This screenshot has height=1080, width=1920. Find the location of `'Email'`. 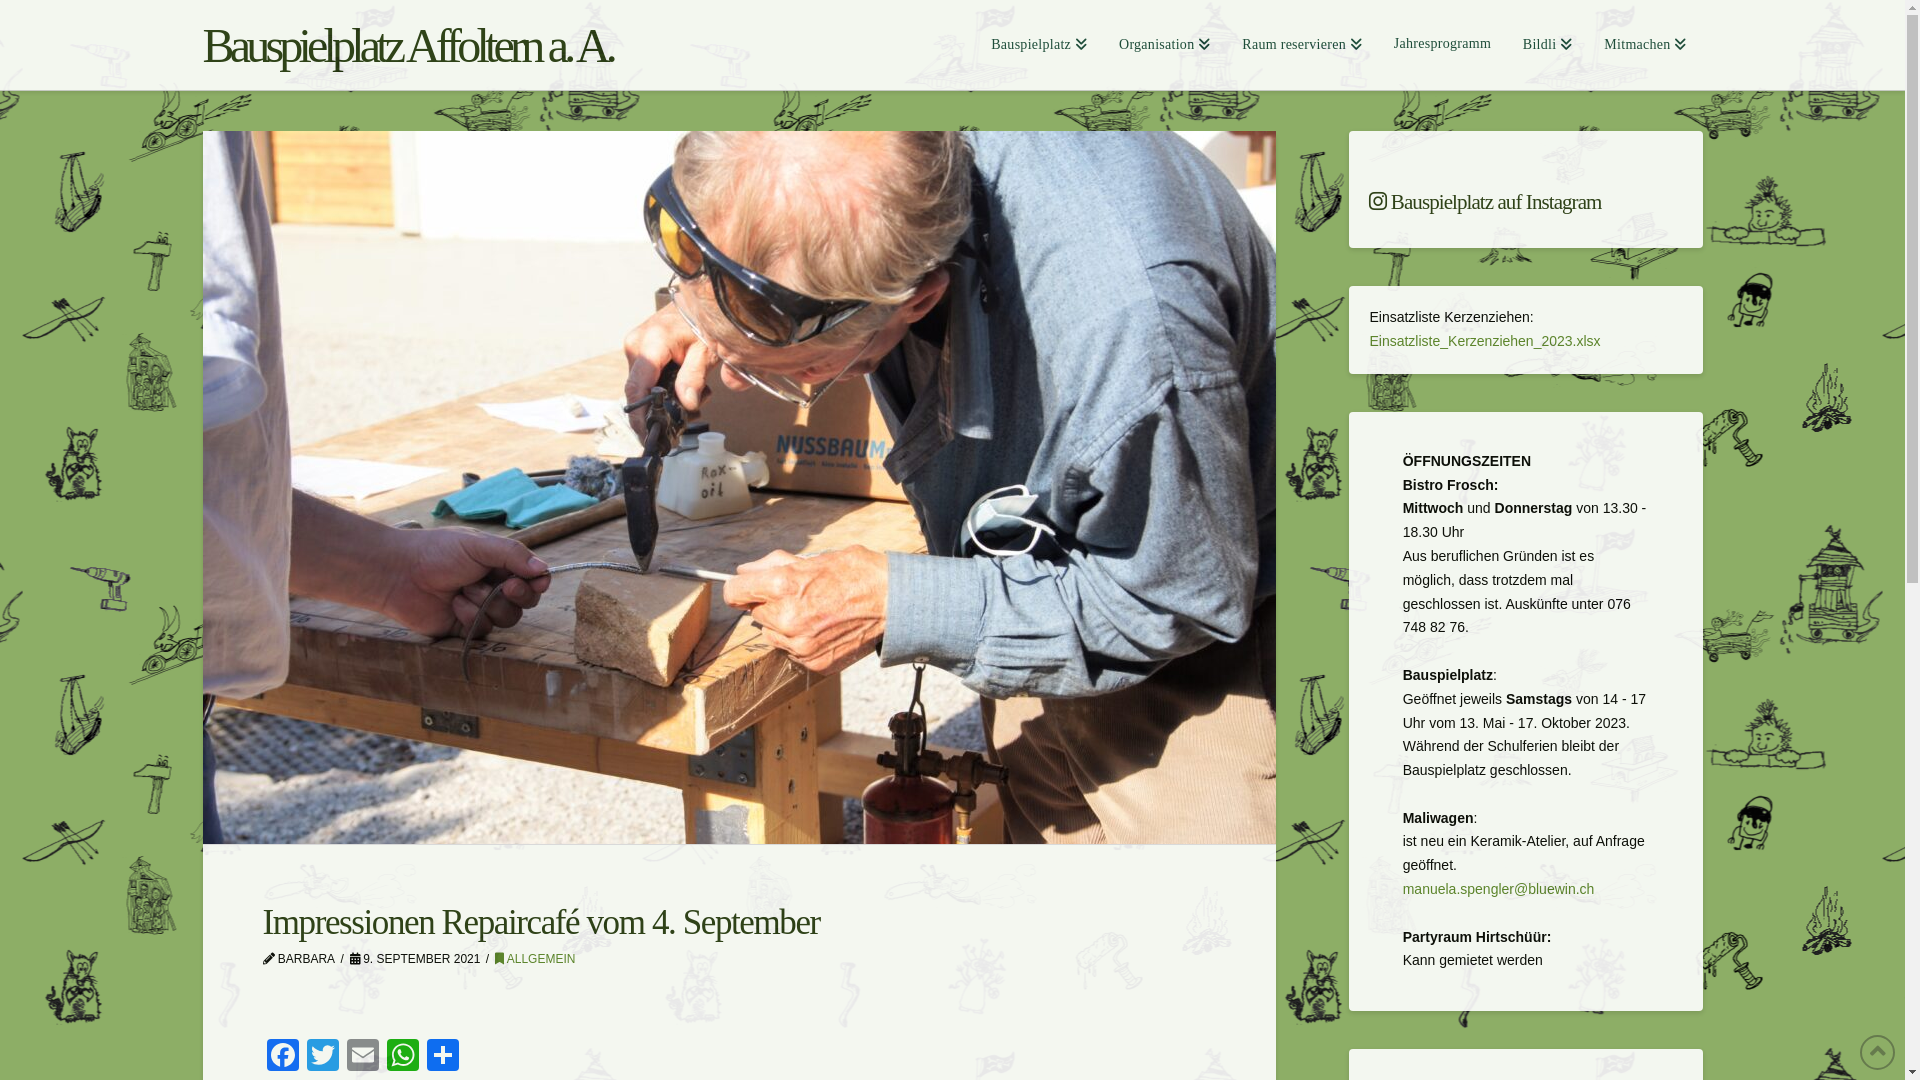

'Email' is located at coordinates (361, 1056).